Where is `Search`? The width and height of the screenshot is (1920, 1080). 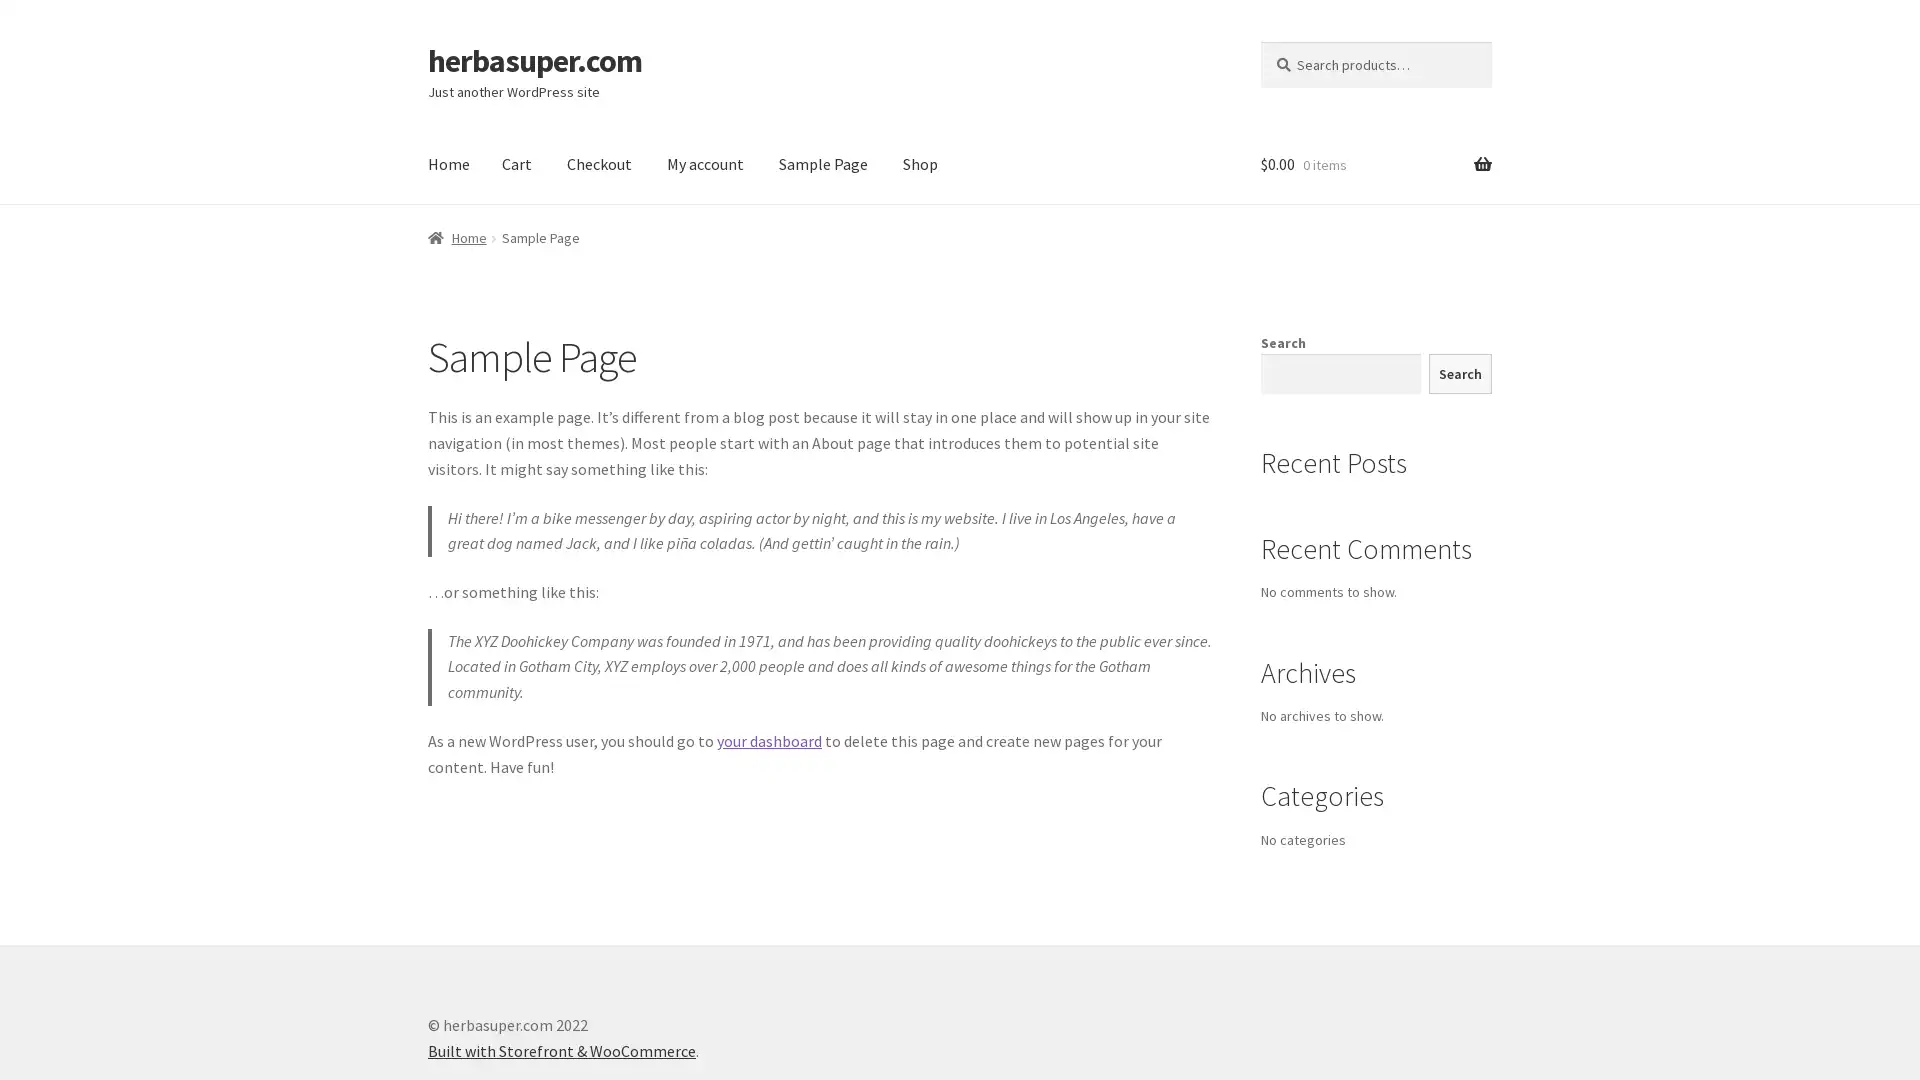 Search is located at coordinates (1459, 374).